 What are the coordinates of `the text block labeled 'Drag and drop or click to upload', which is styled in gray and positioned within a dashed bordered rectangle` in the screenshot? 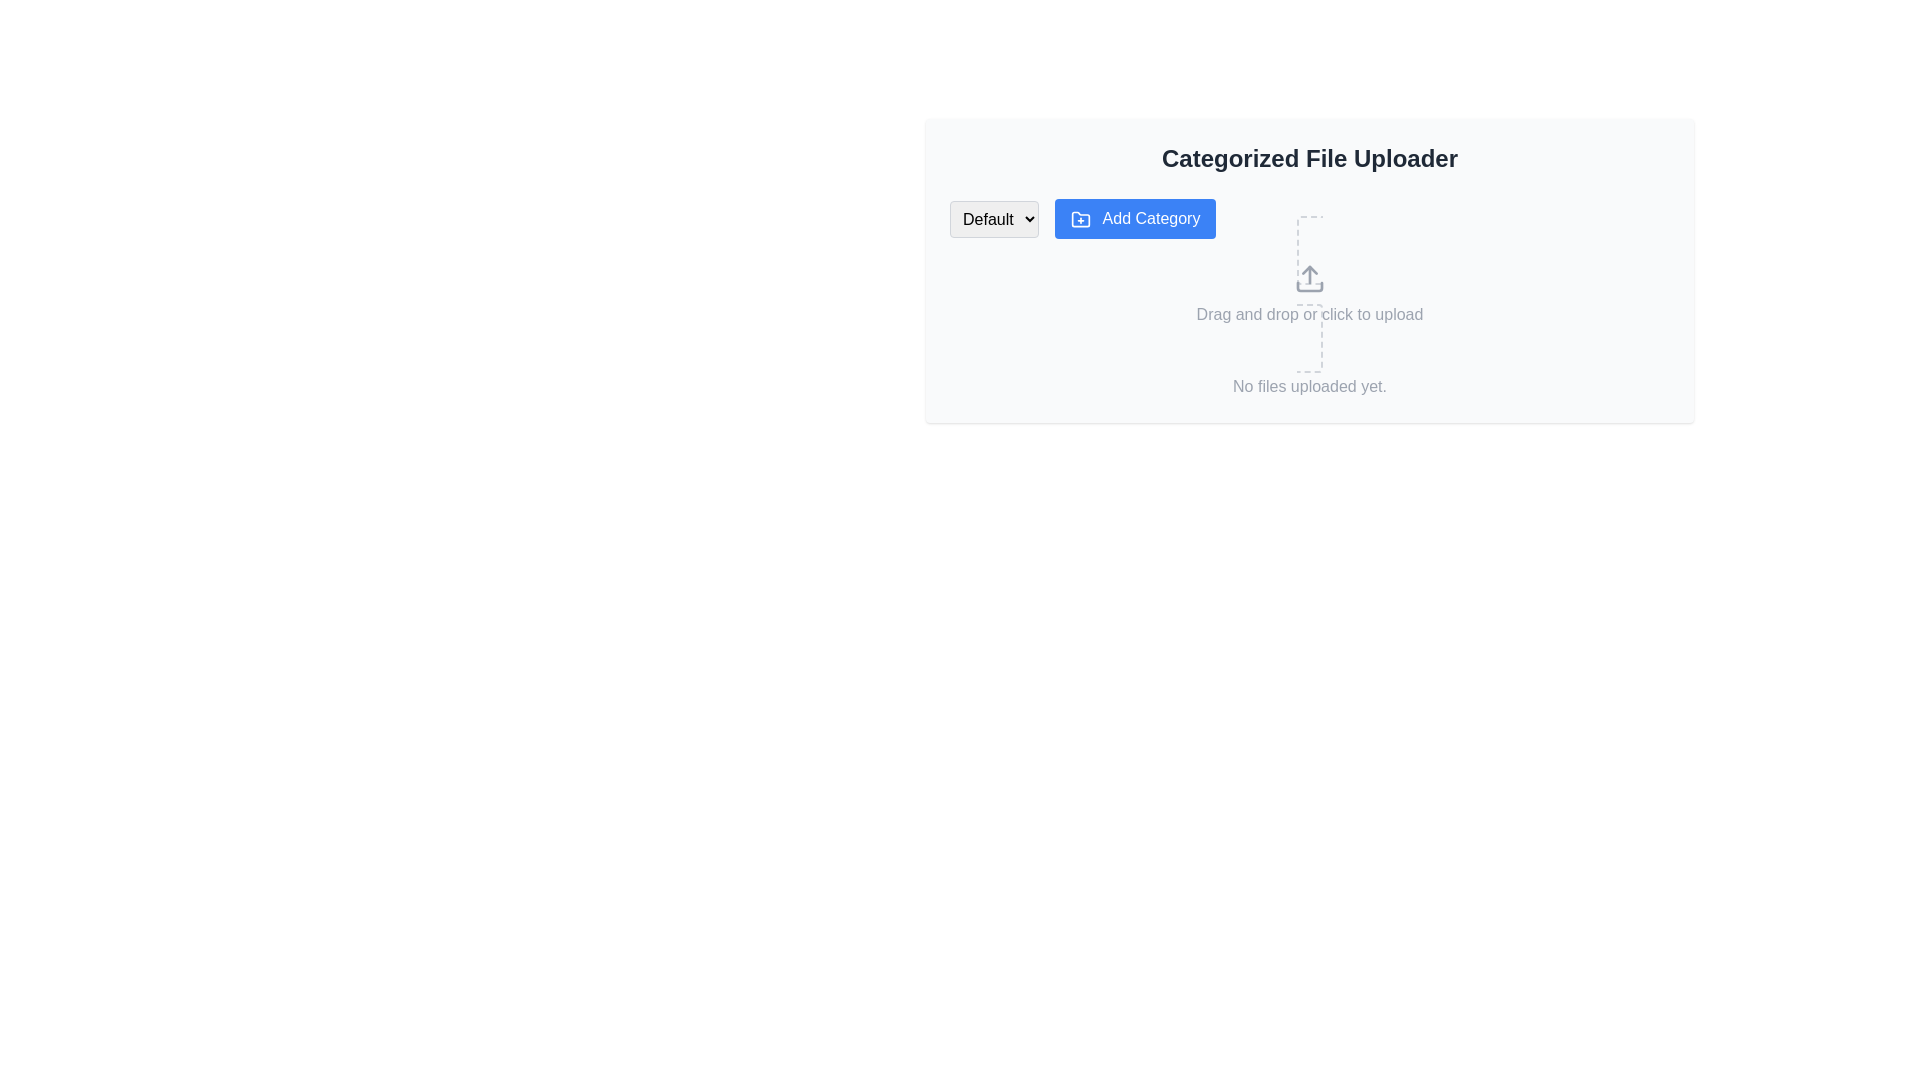 It's located at (1310, 315).